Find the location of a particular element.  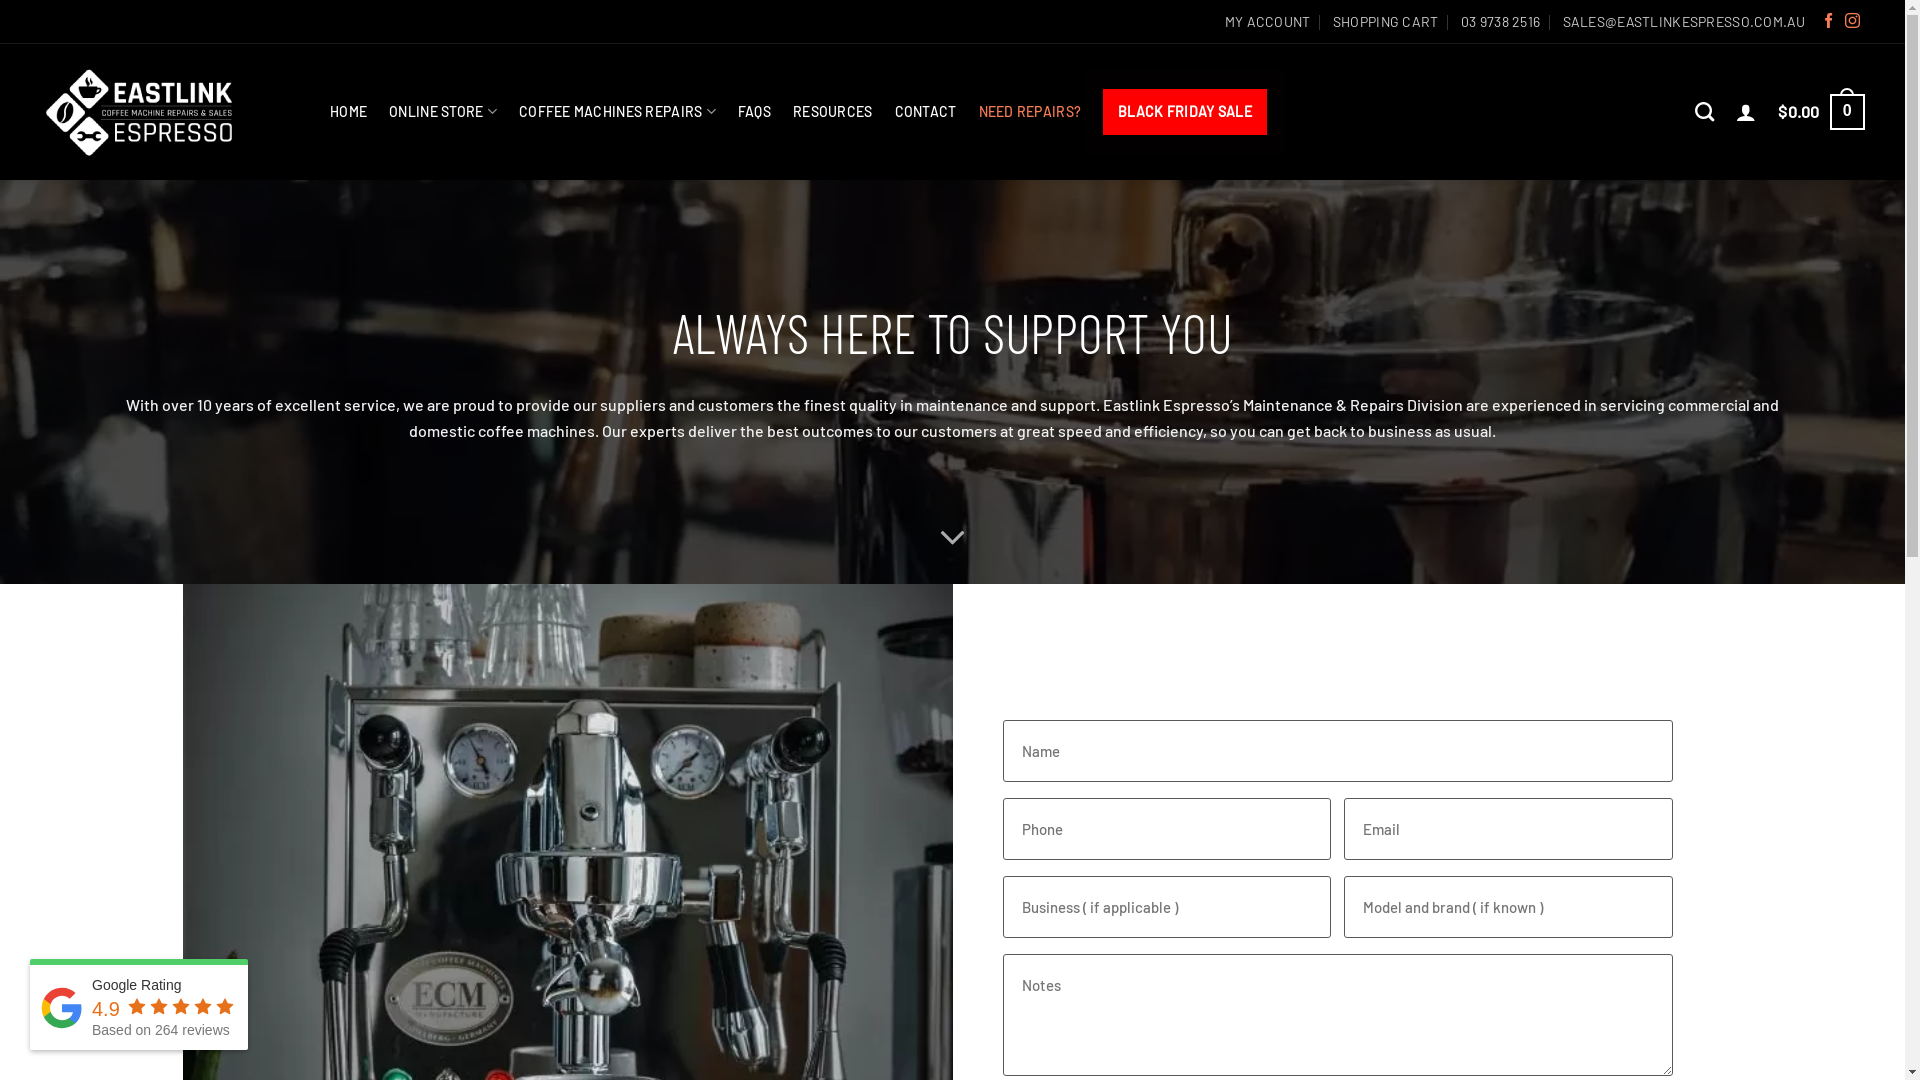

'$0.00 is located at coordinates (1821, 112).